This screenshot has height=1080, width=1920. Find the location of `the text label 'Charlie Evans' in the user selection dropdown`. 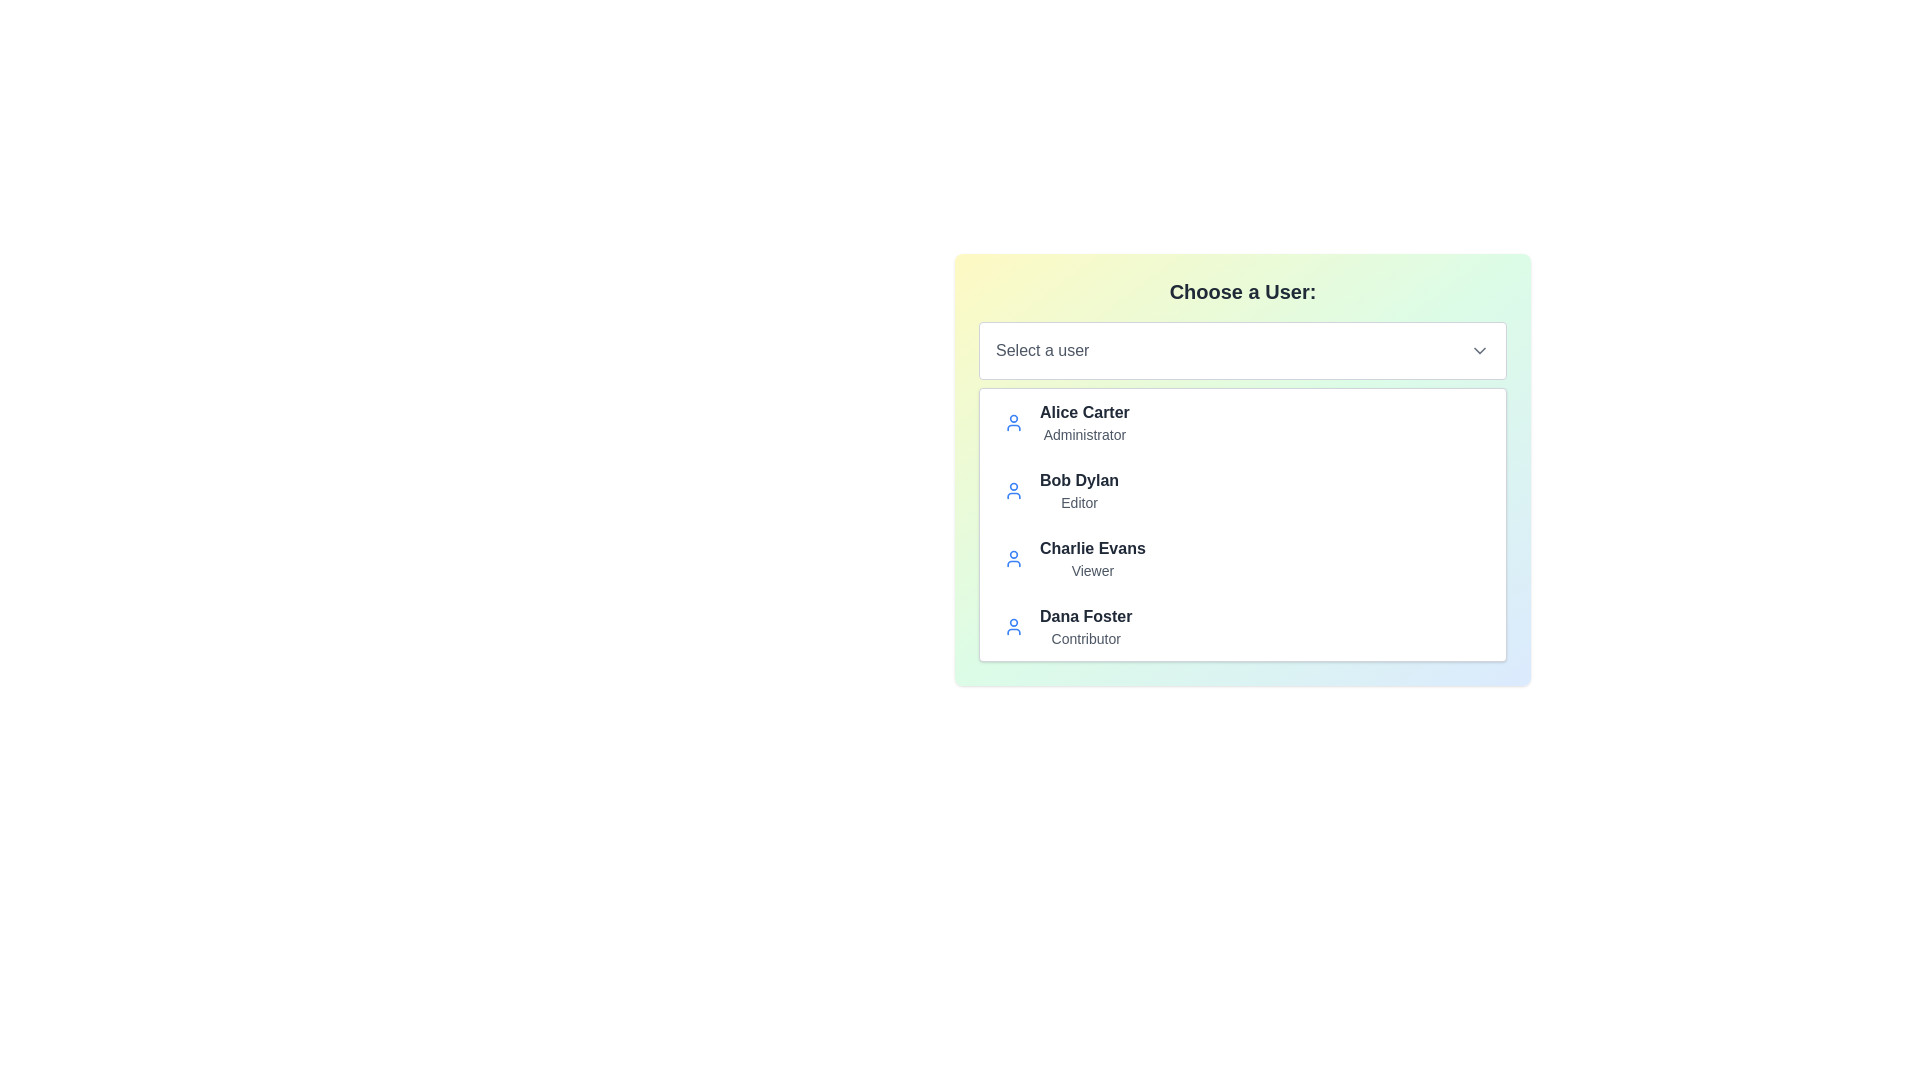

the text label 'Charlie Evans' in the user selection dropdown is located at coordinates (1091, 548).